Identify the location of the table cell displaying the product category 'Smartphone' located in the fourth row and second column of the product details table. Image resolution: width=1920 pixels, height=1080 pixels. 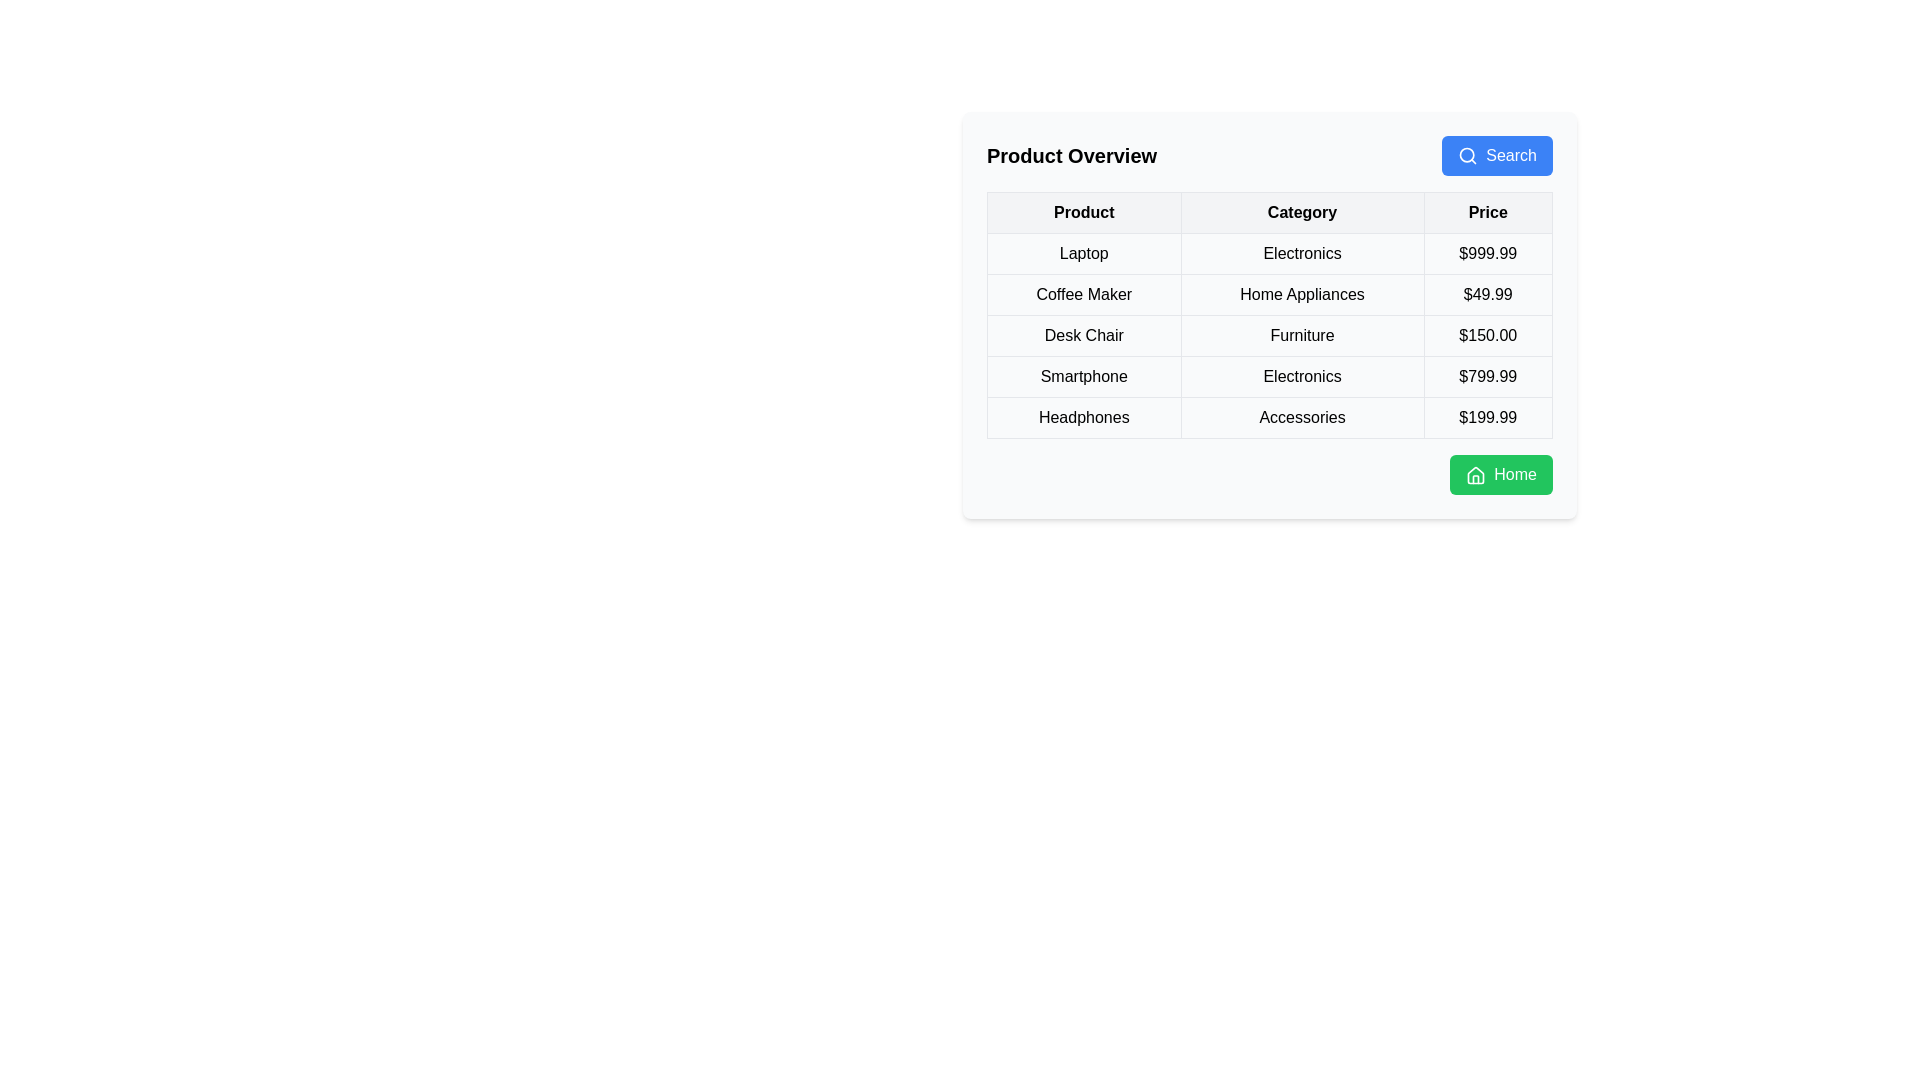
(1269, 377).